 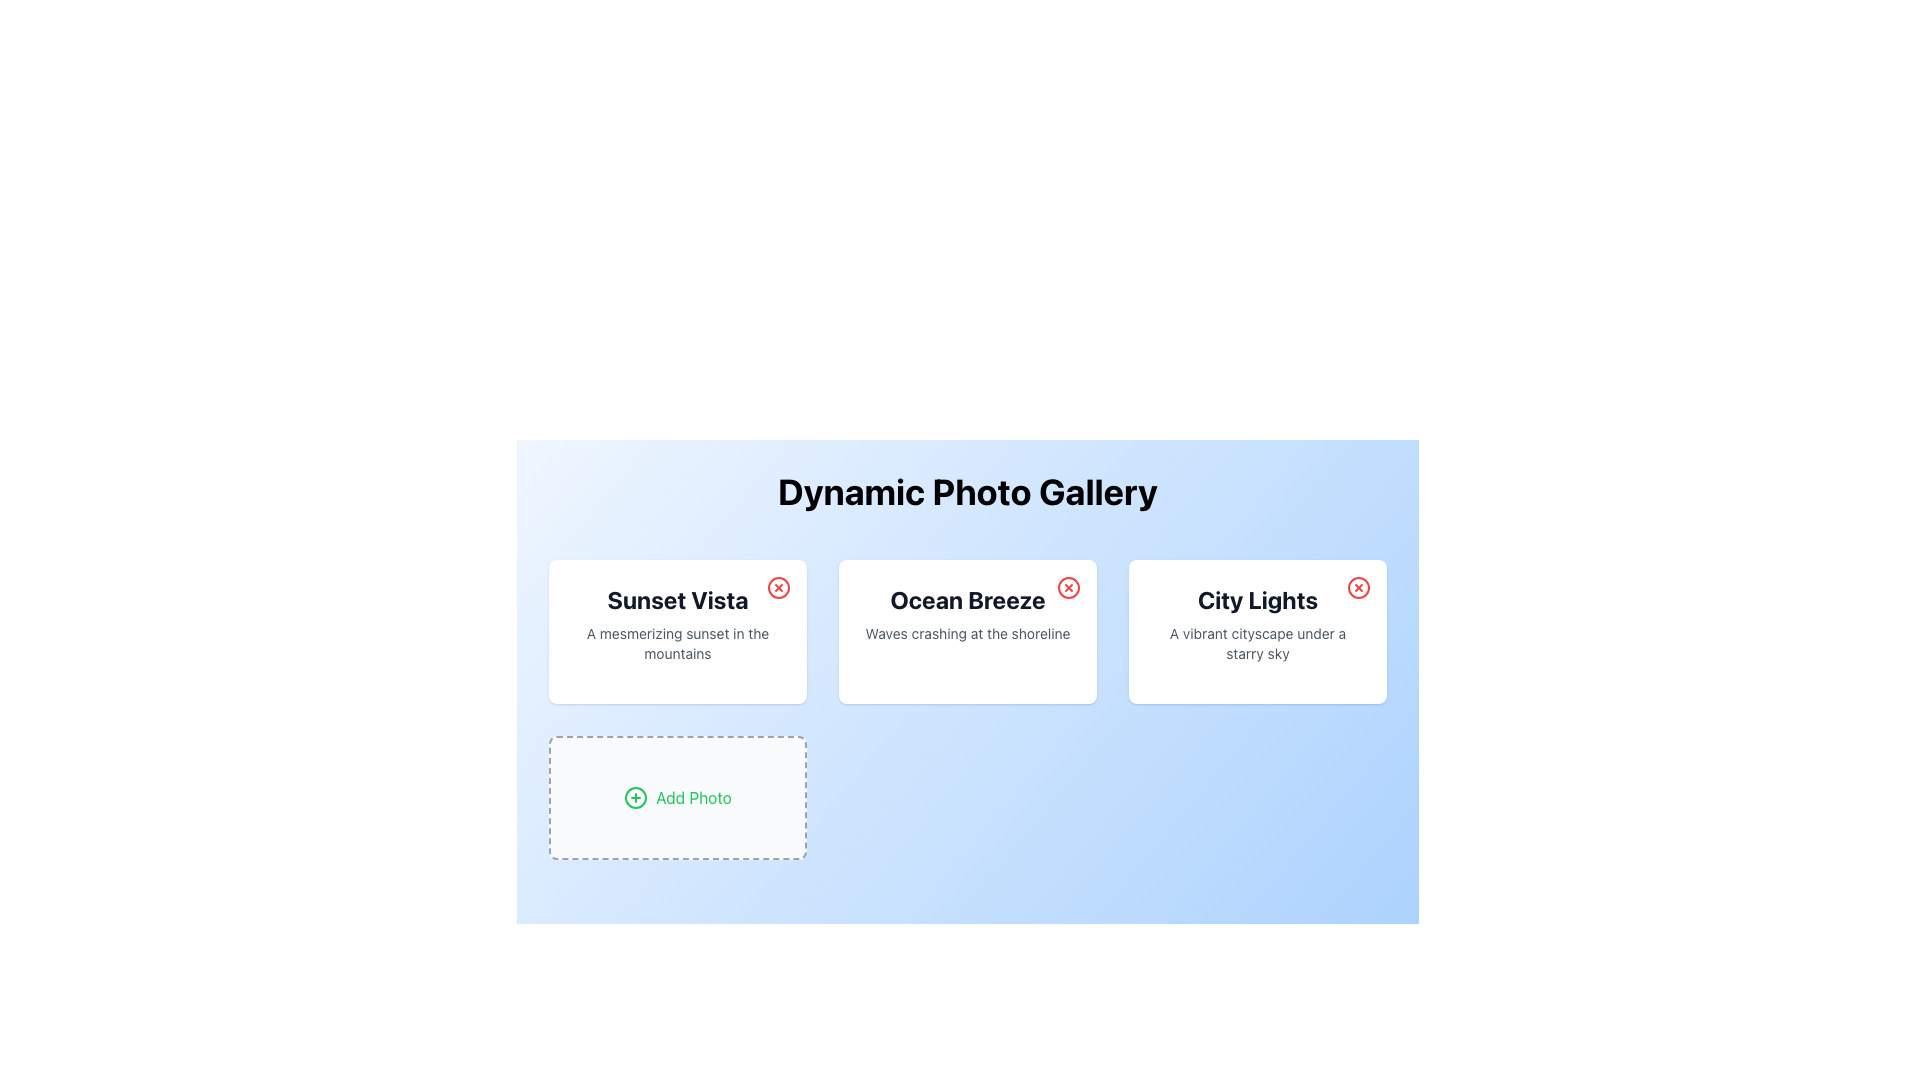 I want to click on the circular deletion button located in the top-right corner of the 'City Lights' card, which is the third card from the right in the top row of the gallery layout, so click(x=1358, y=586).